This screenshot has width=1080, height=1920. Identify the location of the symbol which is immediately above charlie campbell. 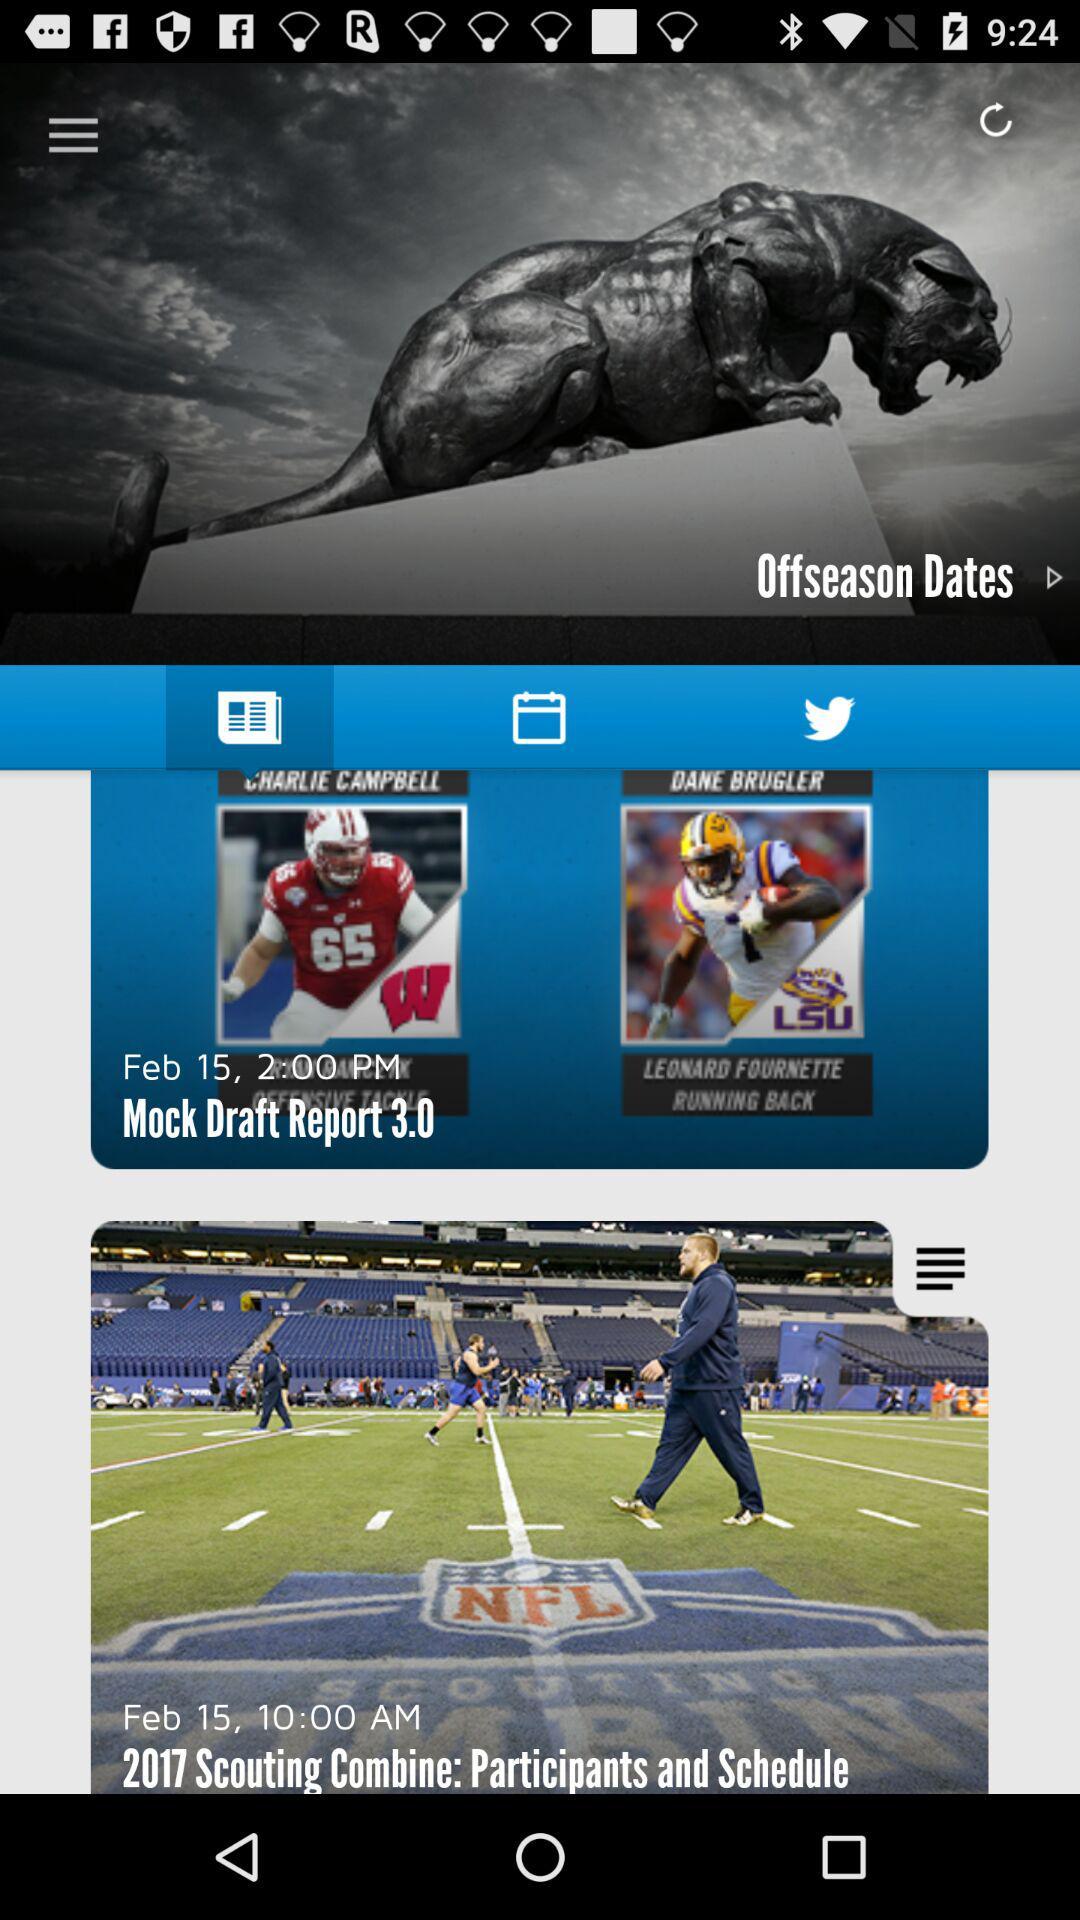
(249, 718).